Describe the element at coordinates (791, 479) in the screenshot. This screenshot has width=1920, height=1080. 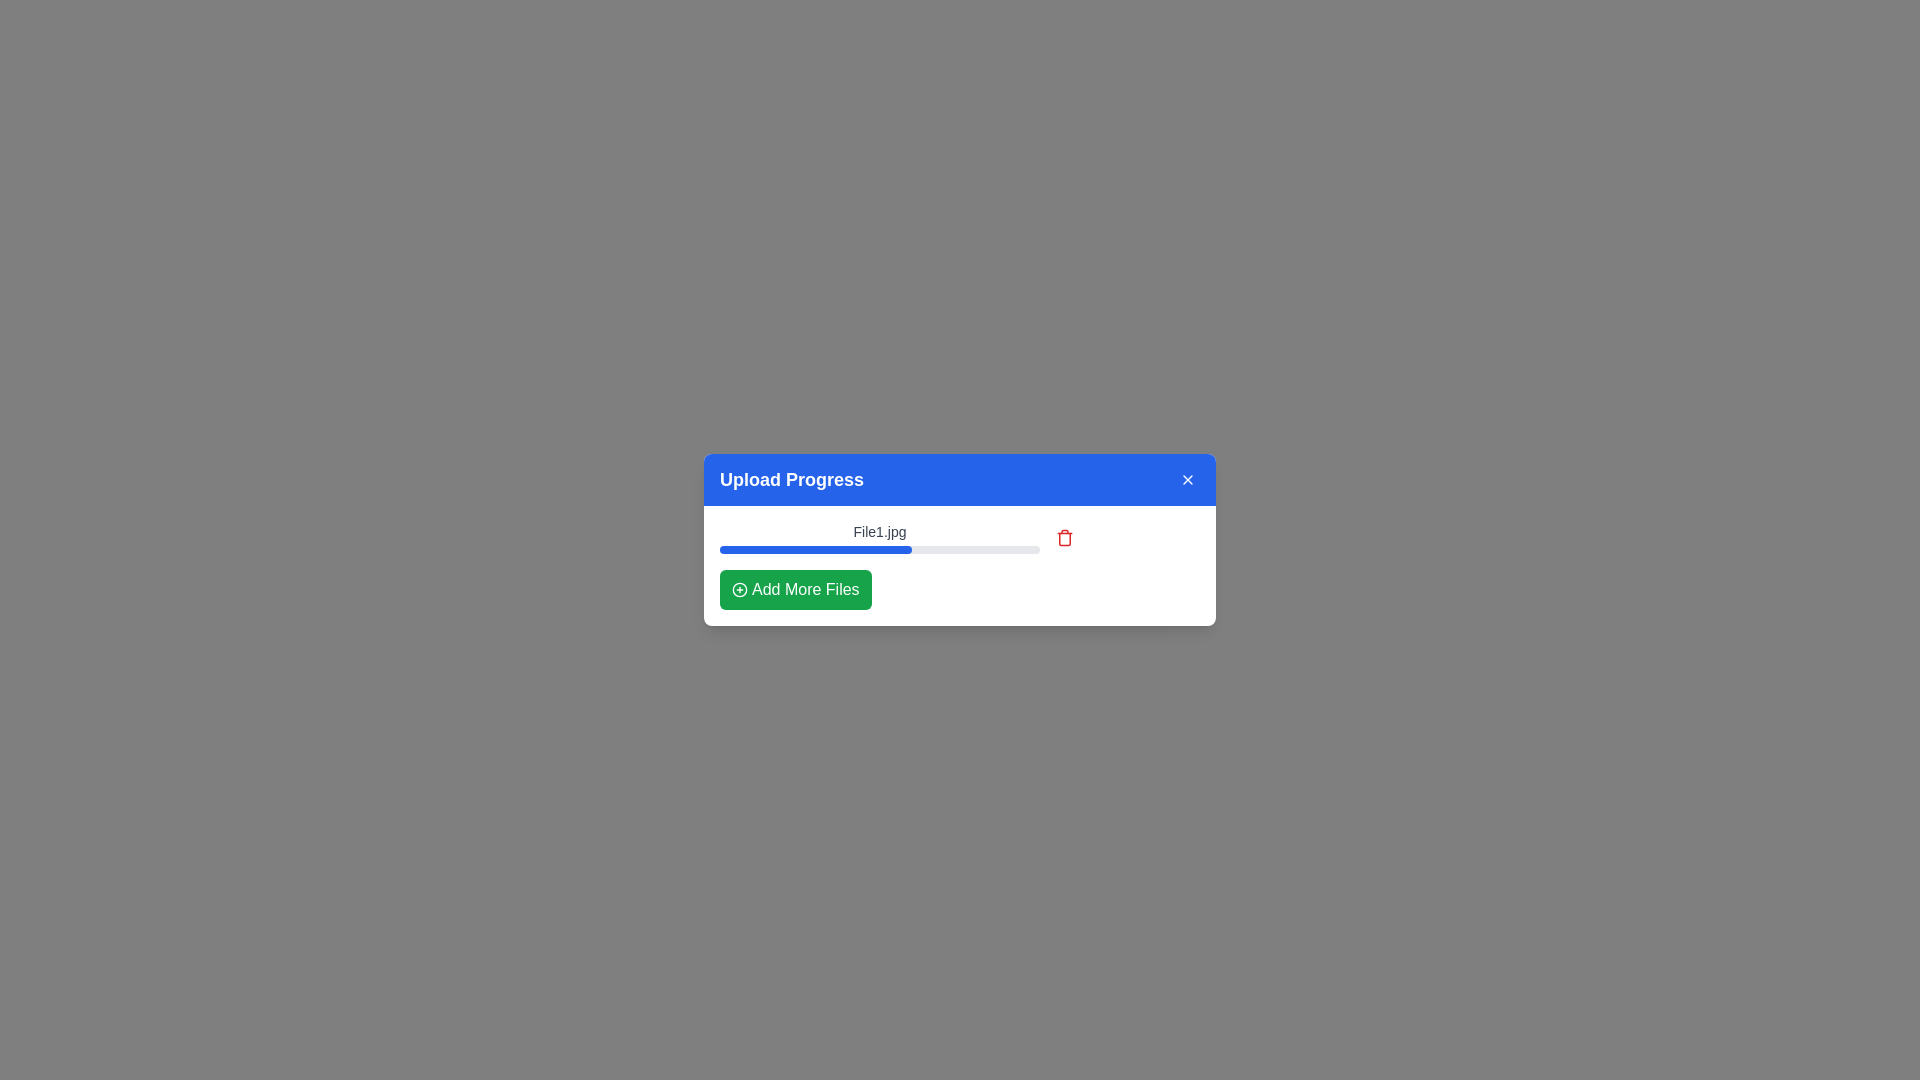
I see `the 'Upload Progress' text label, which is styled in bold font and white color on a blue background, located at the top of a modal component` at that location.